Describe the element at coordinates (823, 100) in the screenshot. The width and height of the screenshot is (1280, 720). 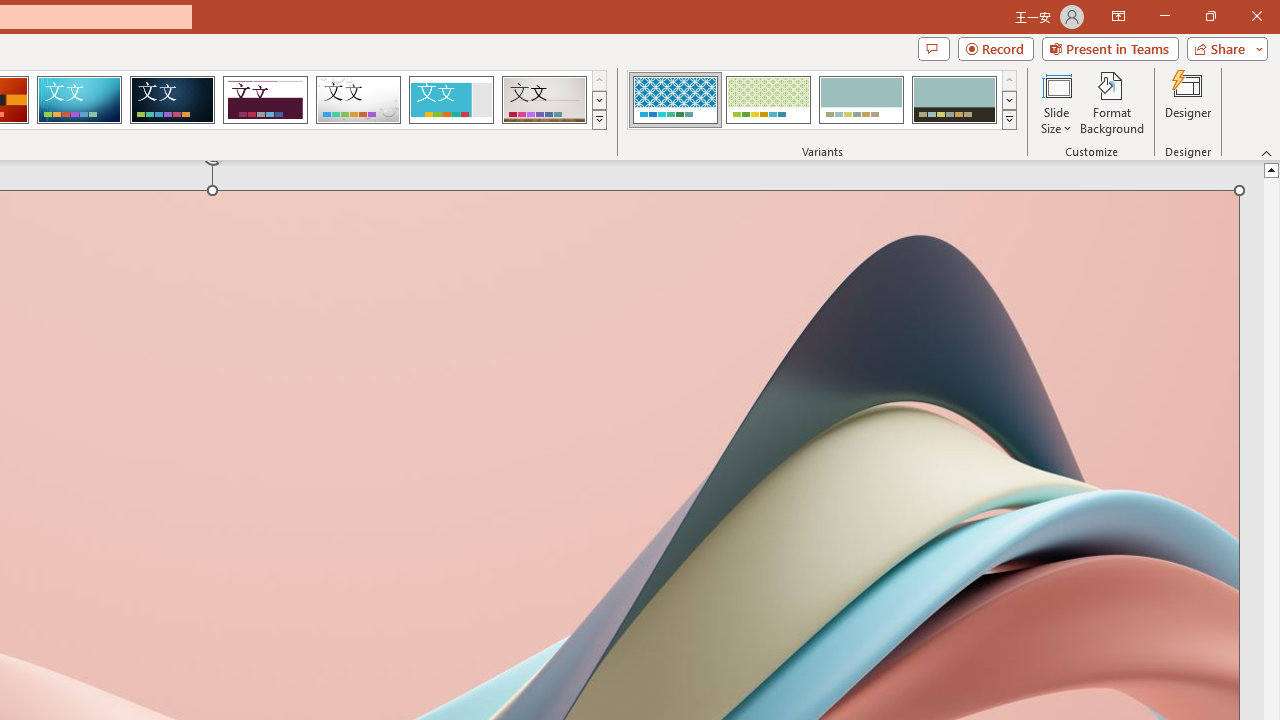
I see `'AutomationID: ThemeVariantsGallery'` at that location.